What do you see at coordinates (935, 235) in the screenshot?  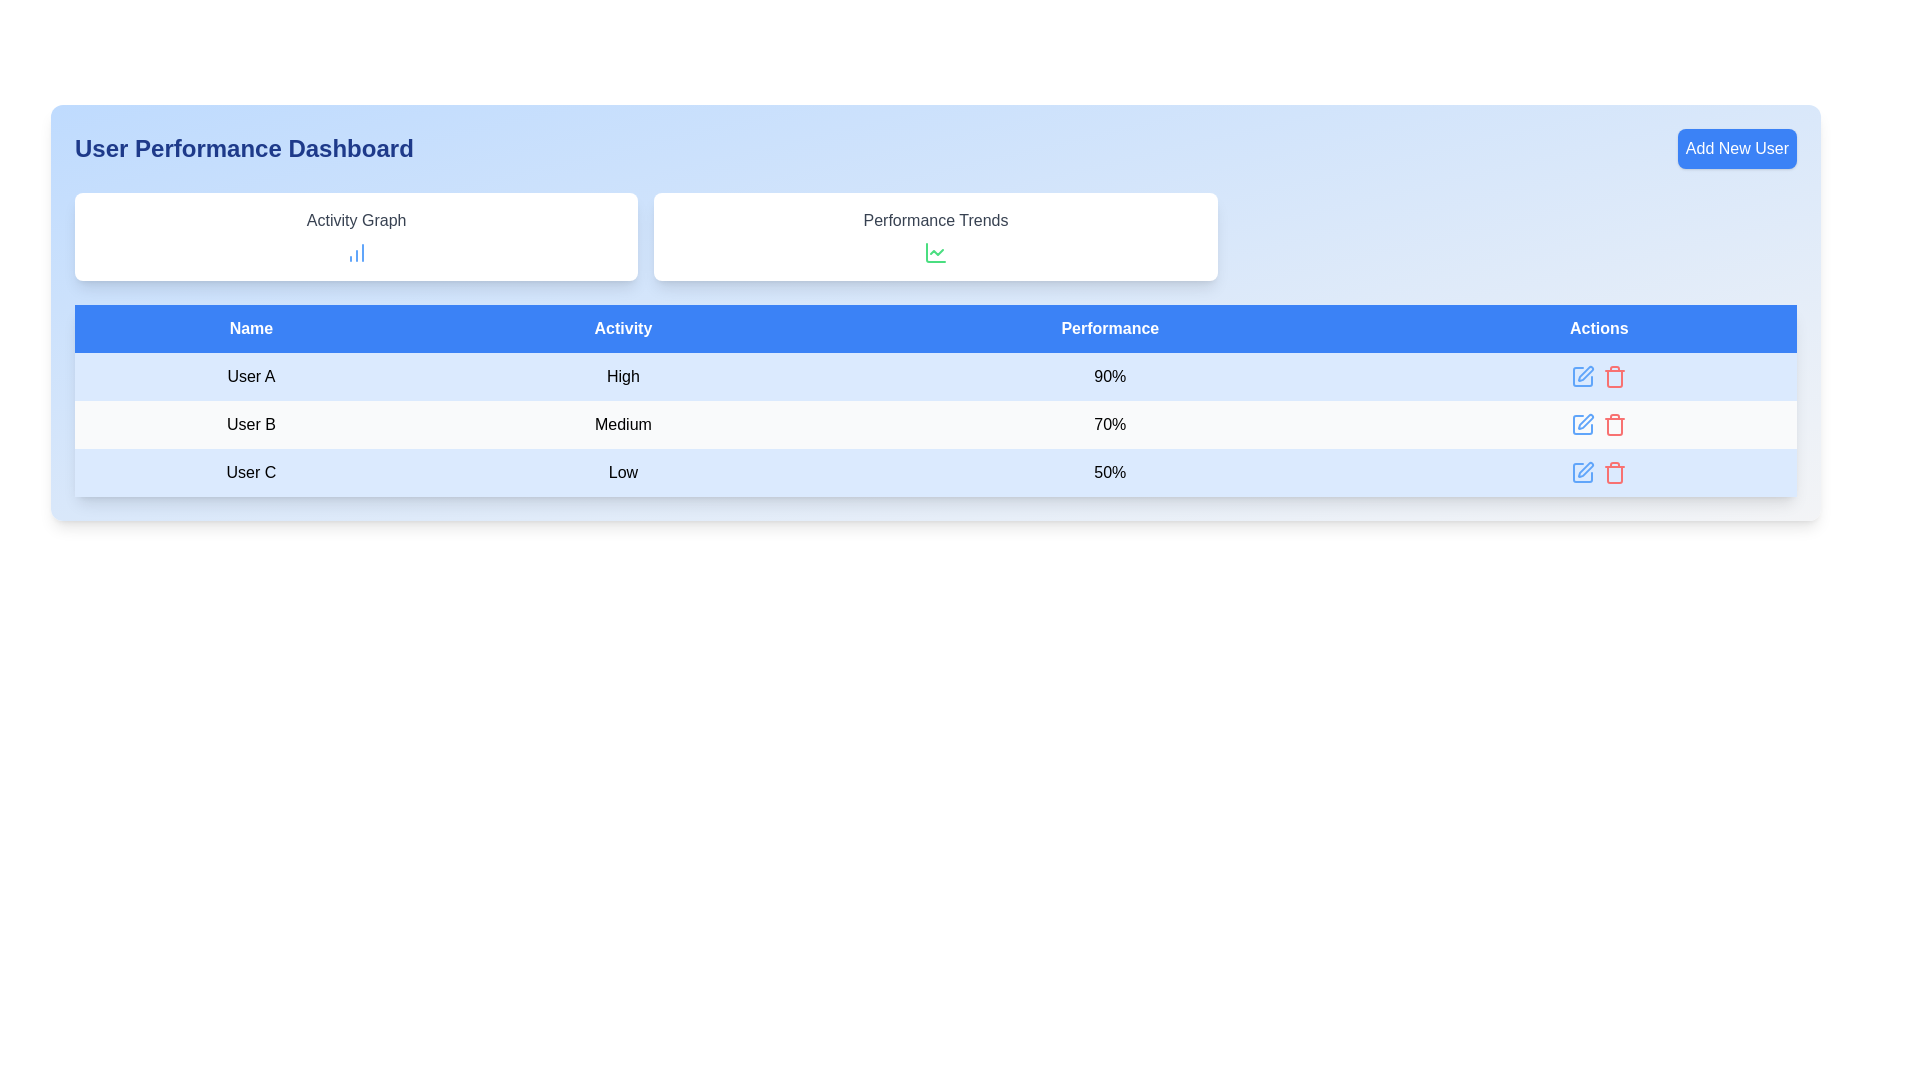 I see `the 'Performance Trends' summary widget located to the right of the 'Activity Graph' card in the upper section of the interface` at bounding box center [935, 235].